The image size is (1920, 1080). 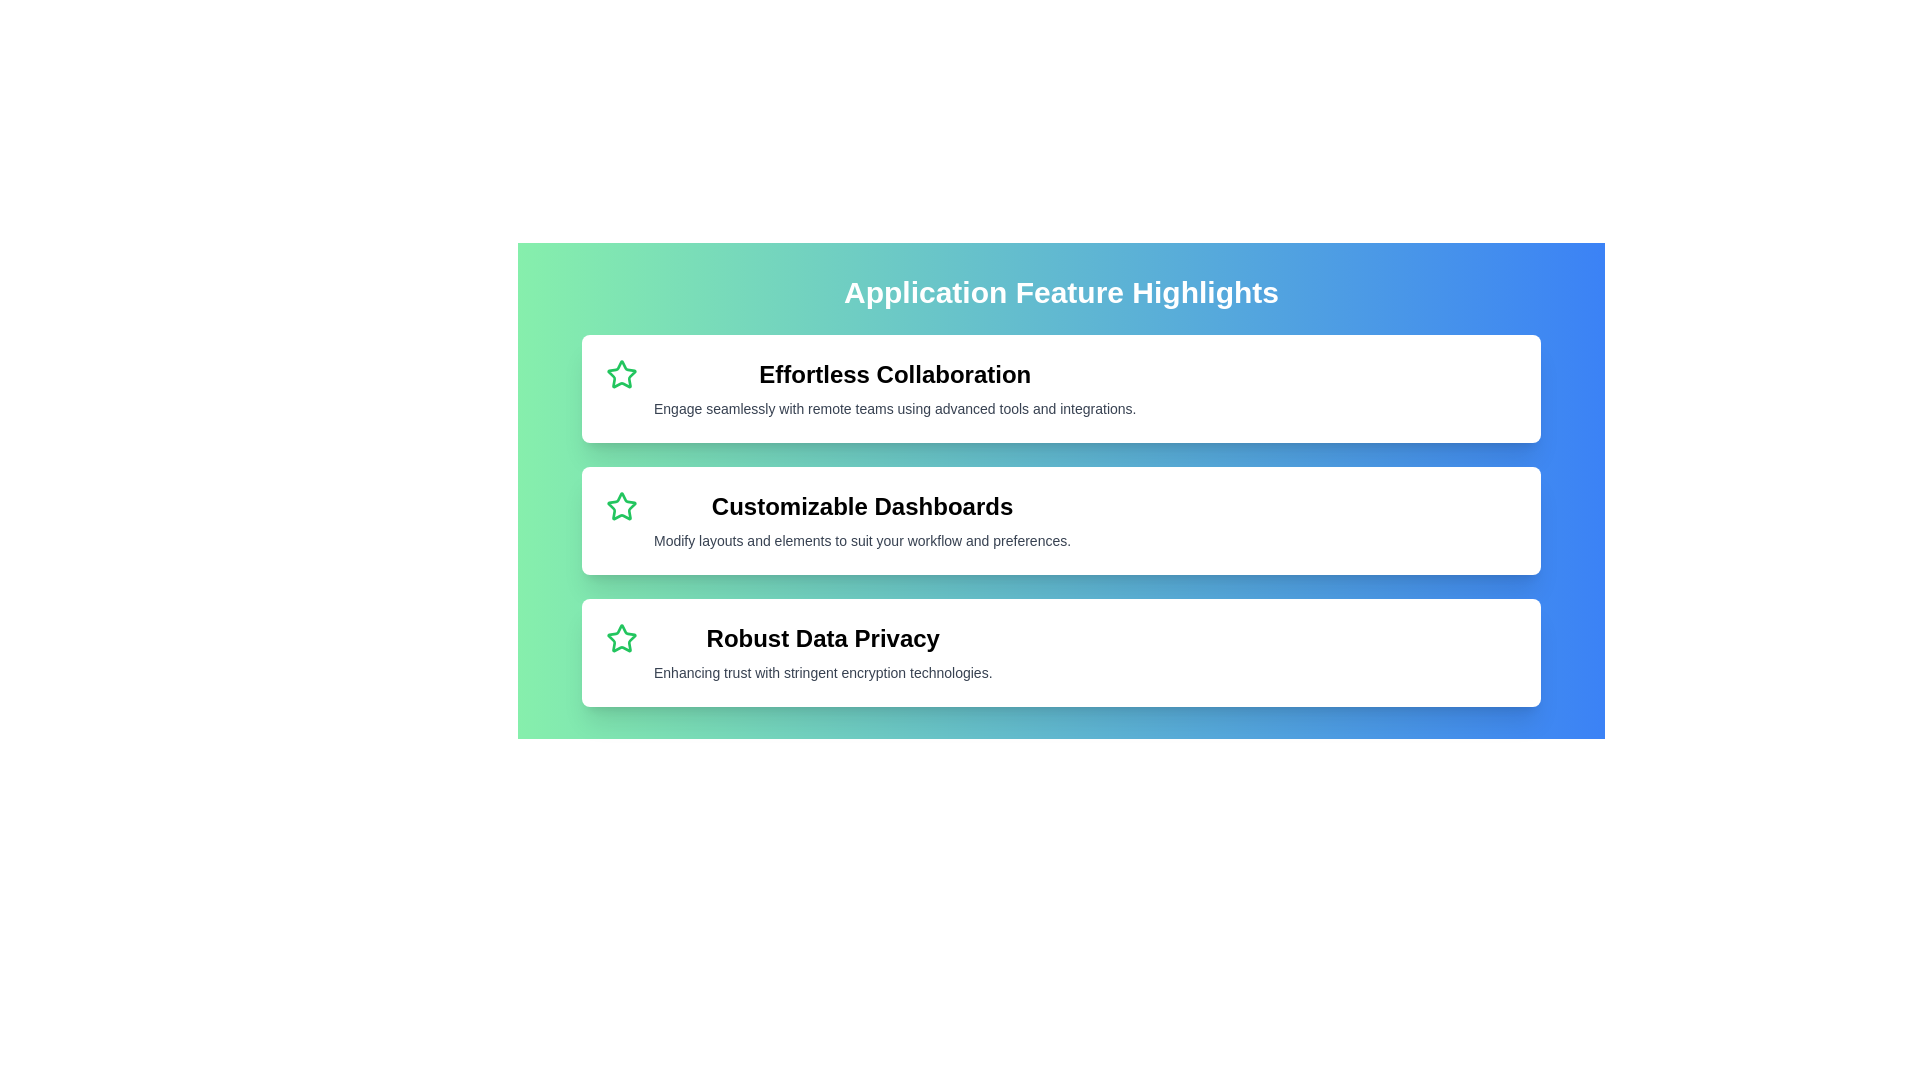 What do you see at coordinates (894, 407) in the screenshot?
I see `descriptive text located directly below the heading 'Effortless Collaboration' in the first section of the interface` at bounding box center [894, 407].